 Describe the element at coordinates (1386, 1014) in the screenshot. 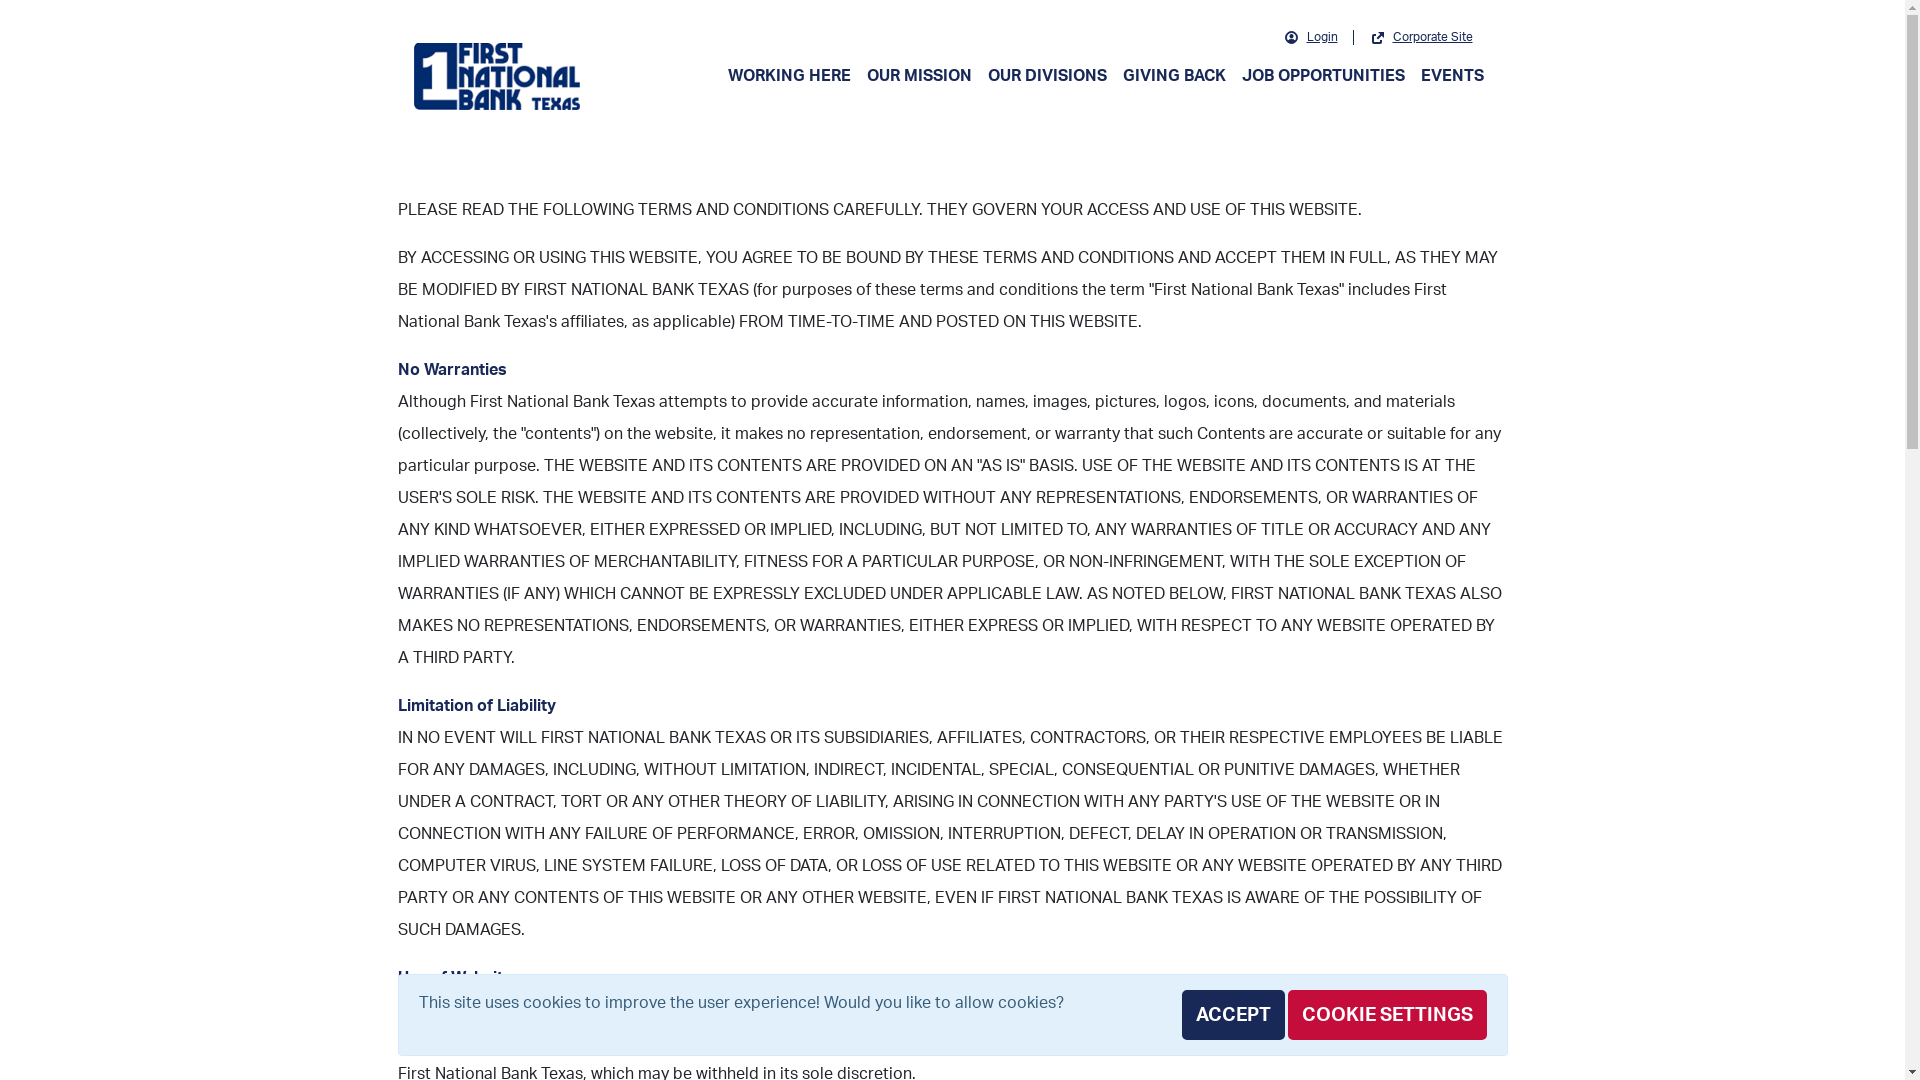

I see `'COOKIE SETTINGS'` at that location.